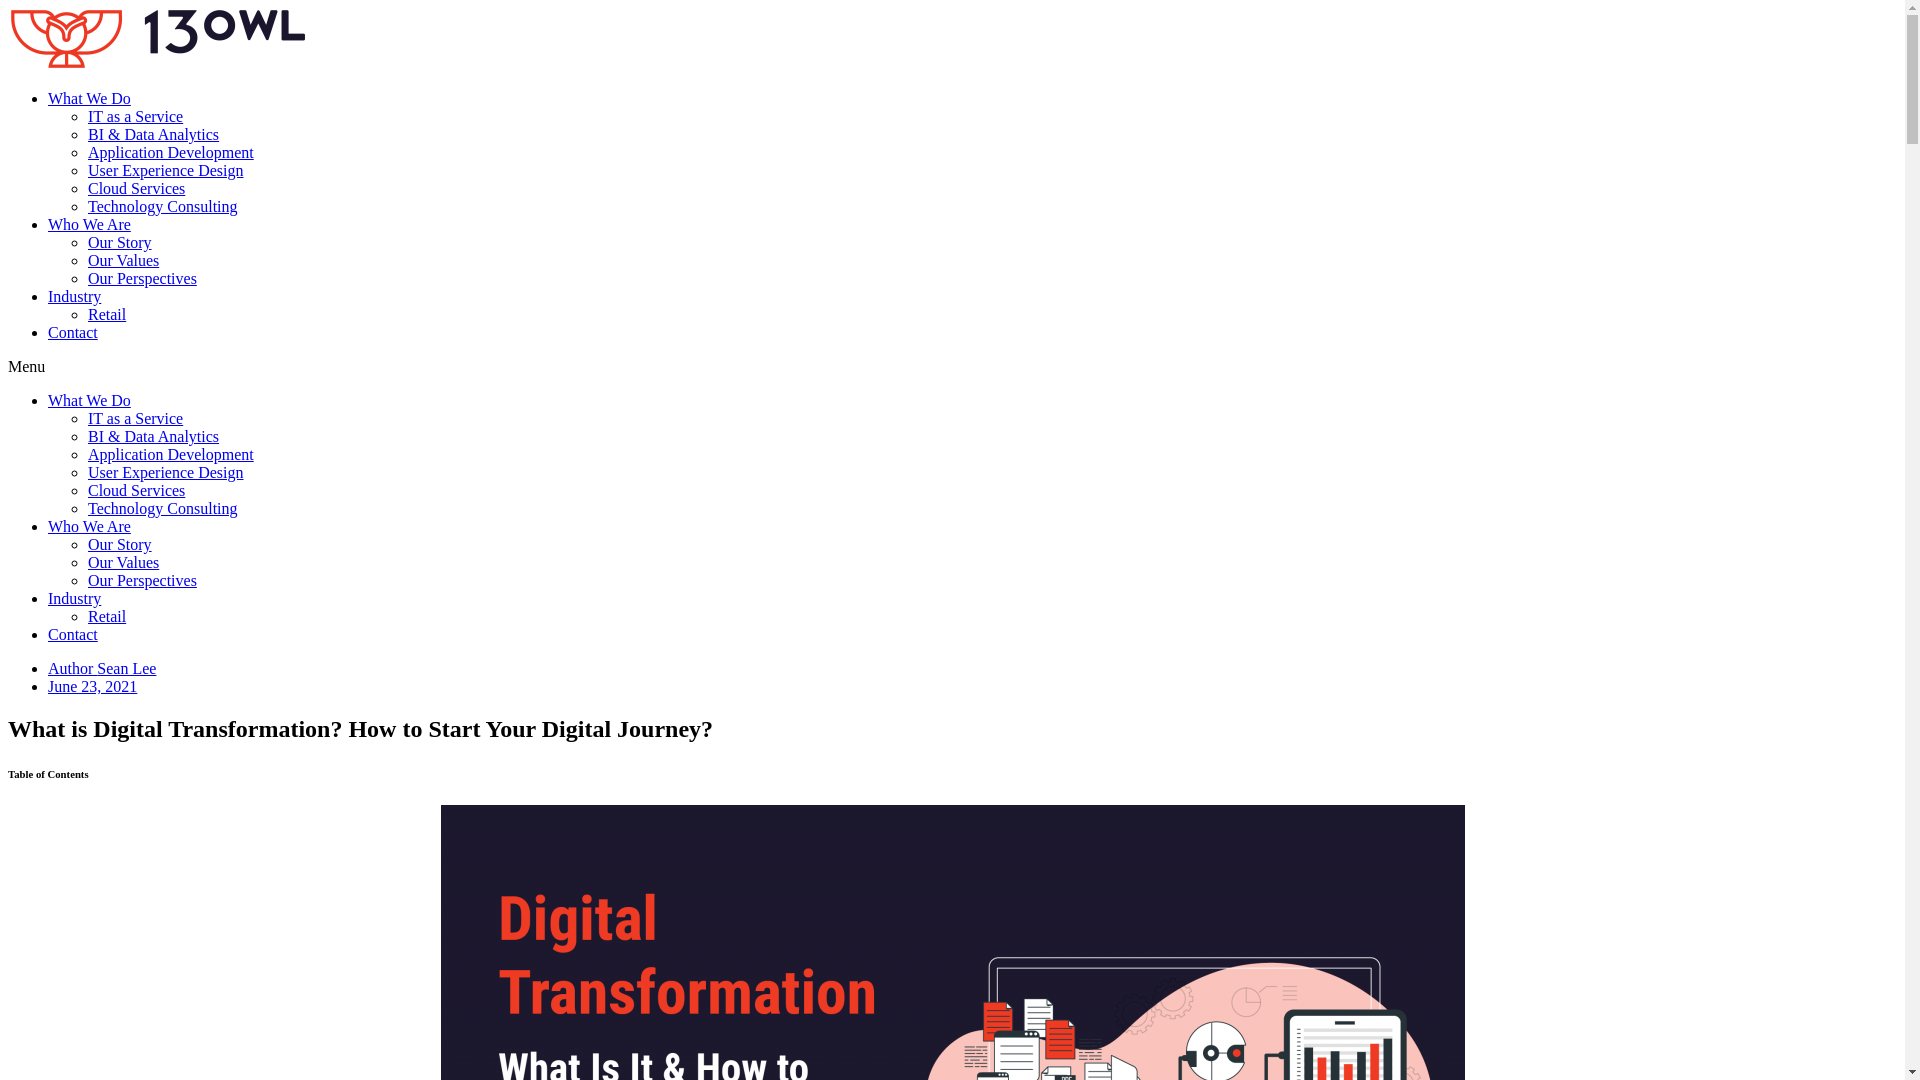 The image size is (1920, 1080). I want to click on 'Cloud Services', so click(135, 188).